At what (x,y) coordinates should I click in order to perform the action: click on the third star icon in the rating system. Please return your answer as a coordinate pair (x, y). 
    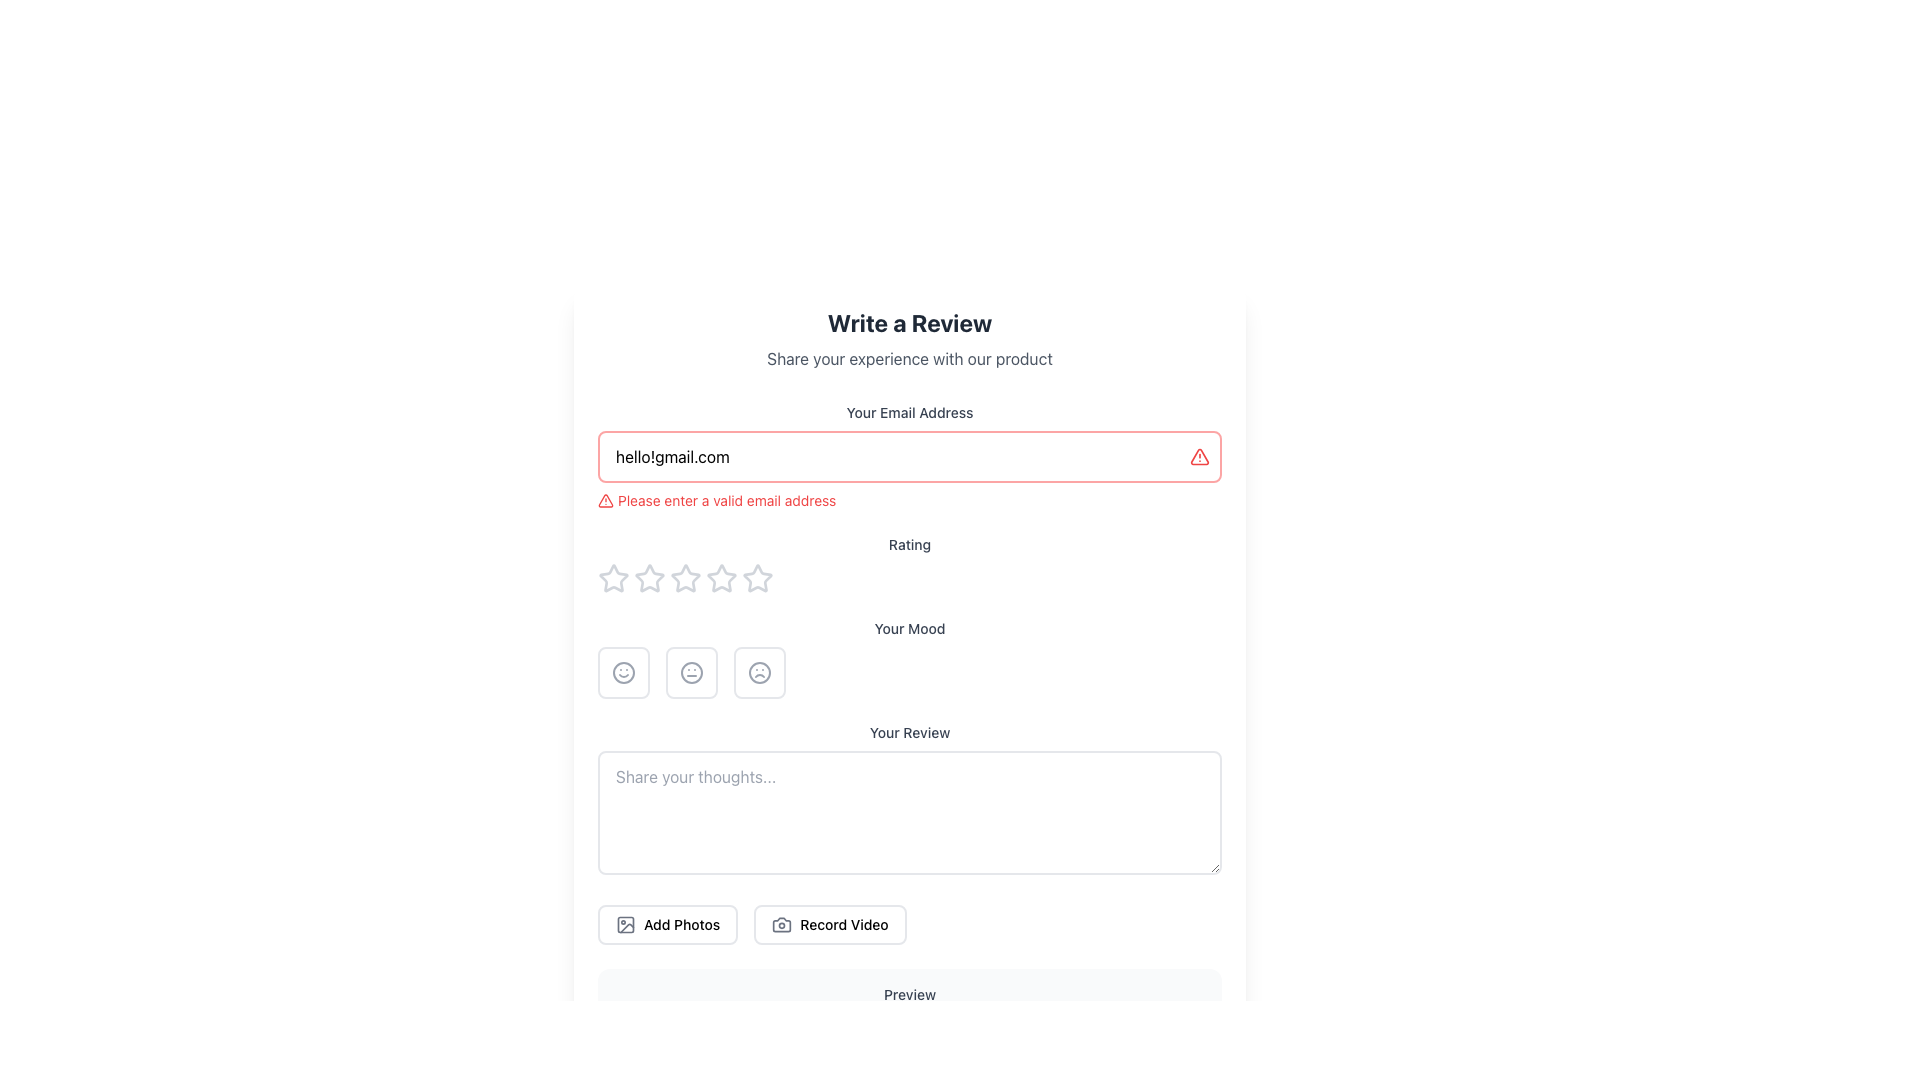
    Looking at the image, I should click on (686, 578).